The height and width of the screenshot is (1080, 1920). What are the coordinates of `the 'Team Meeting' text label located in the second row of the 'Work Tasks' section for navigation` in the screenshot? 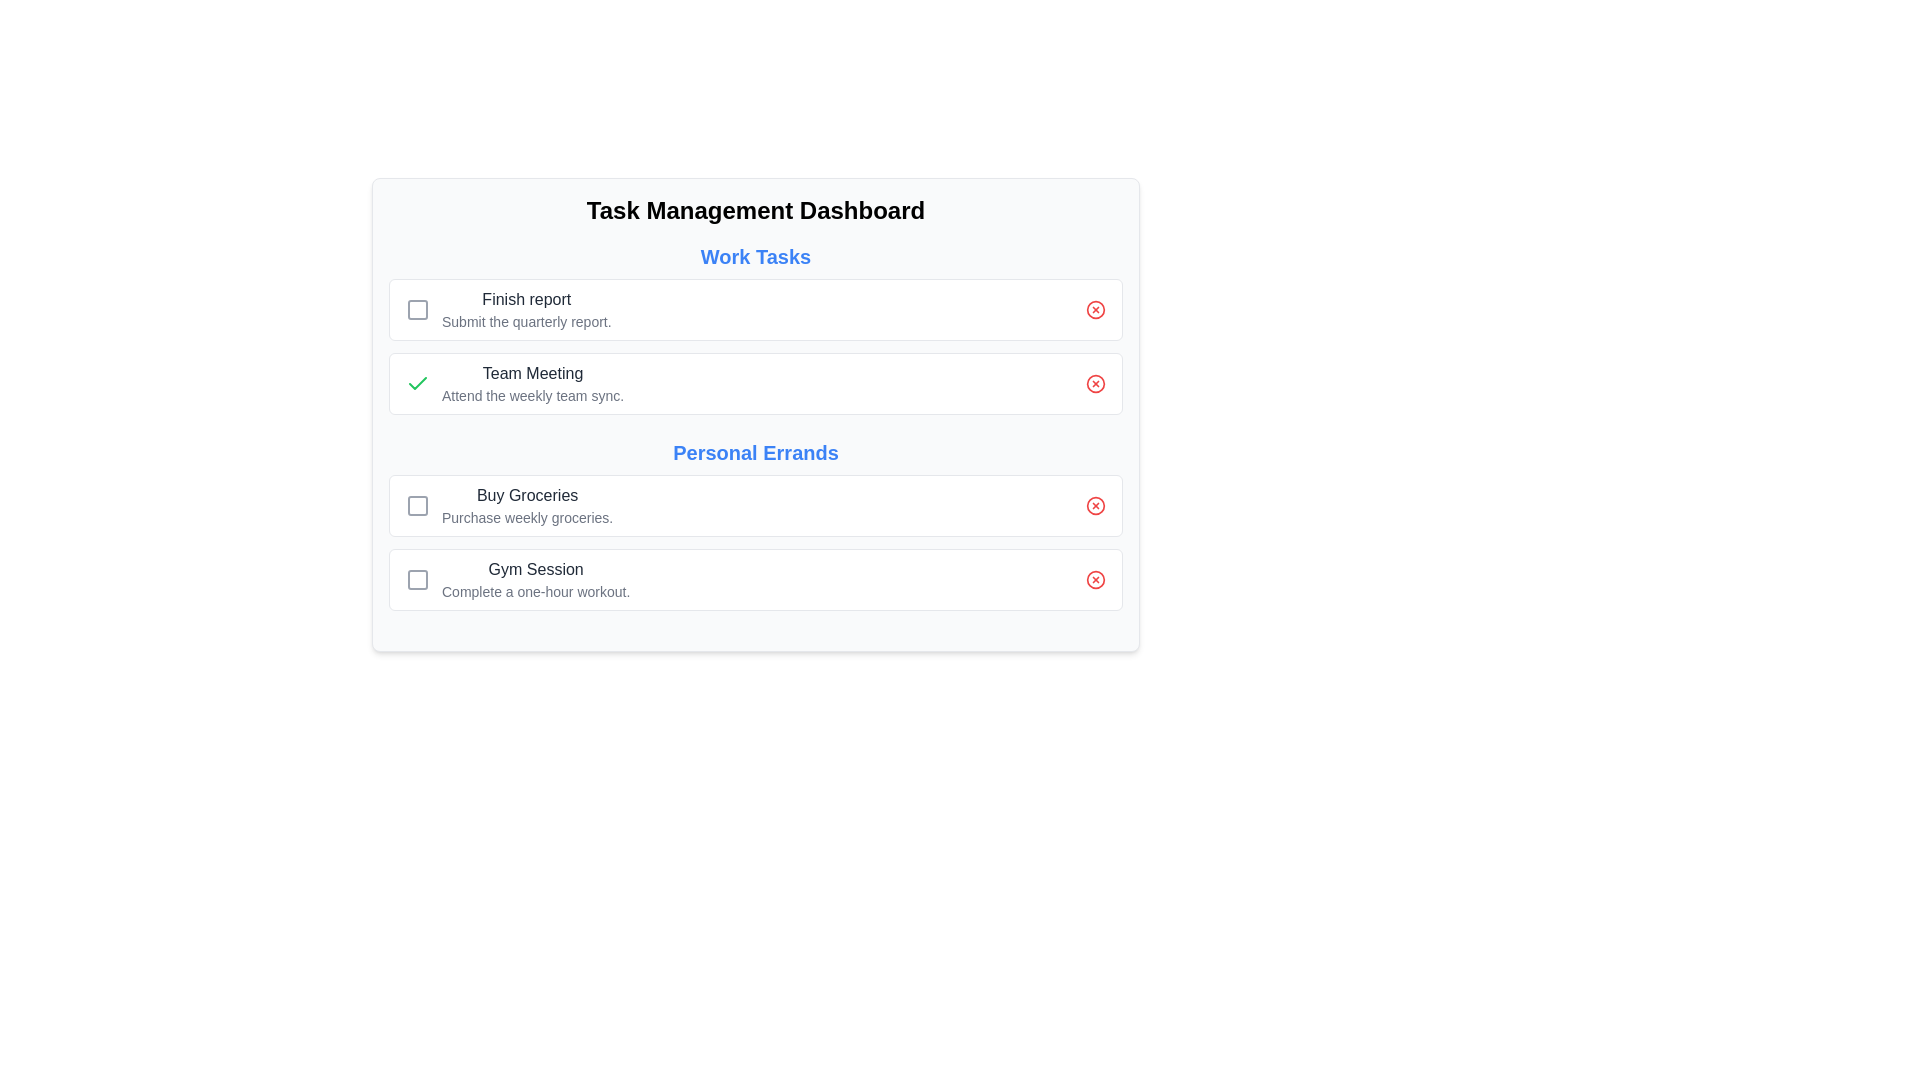 It's located at (532, 374).